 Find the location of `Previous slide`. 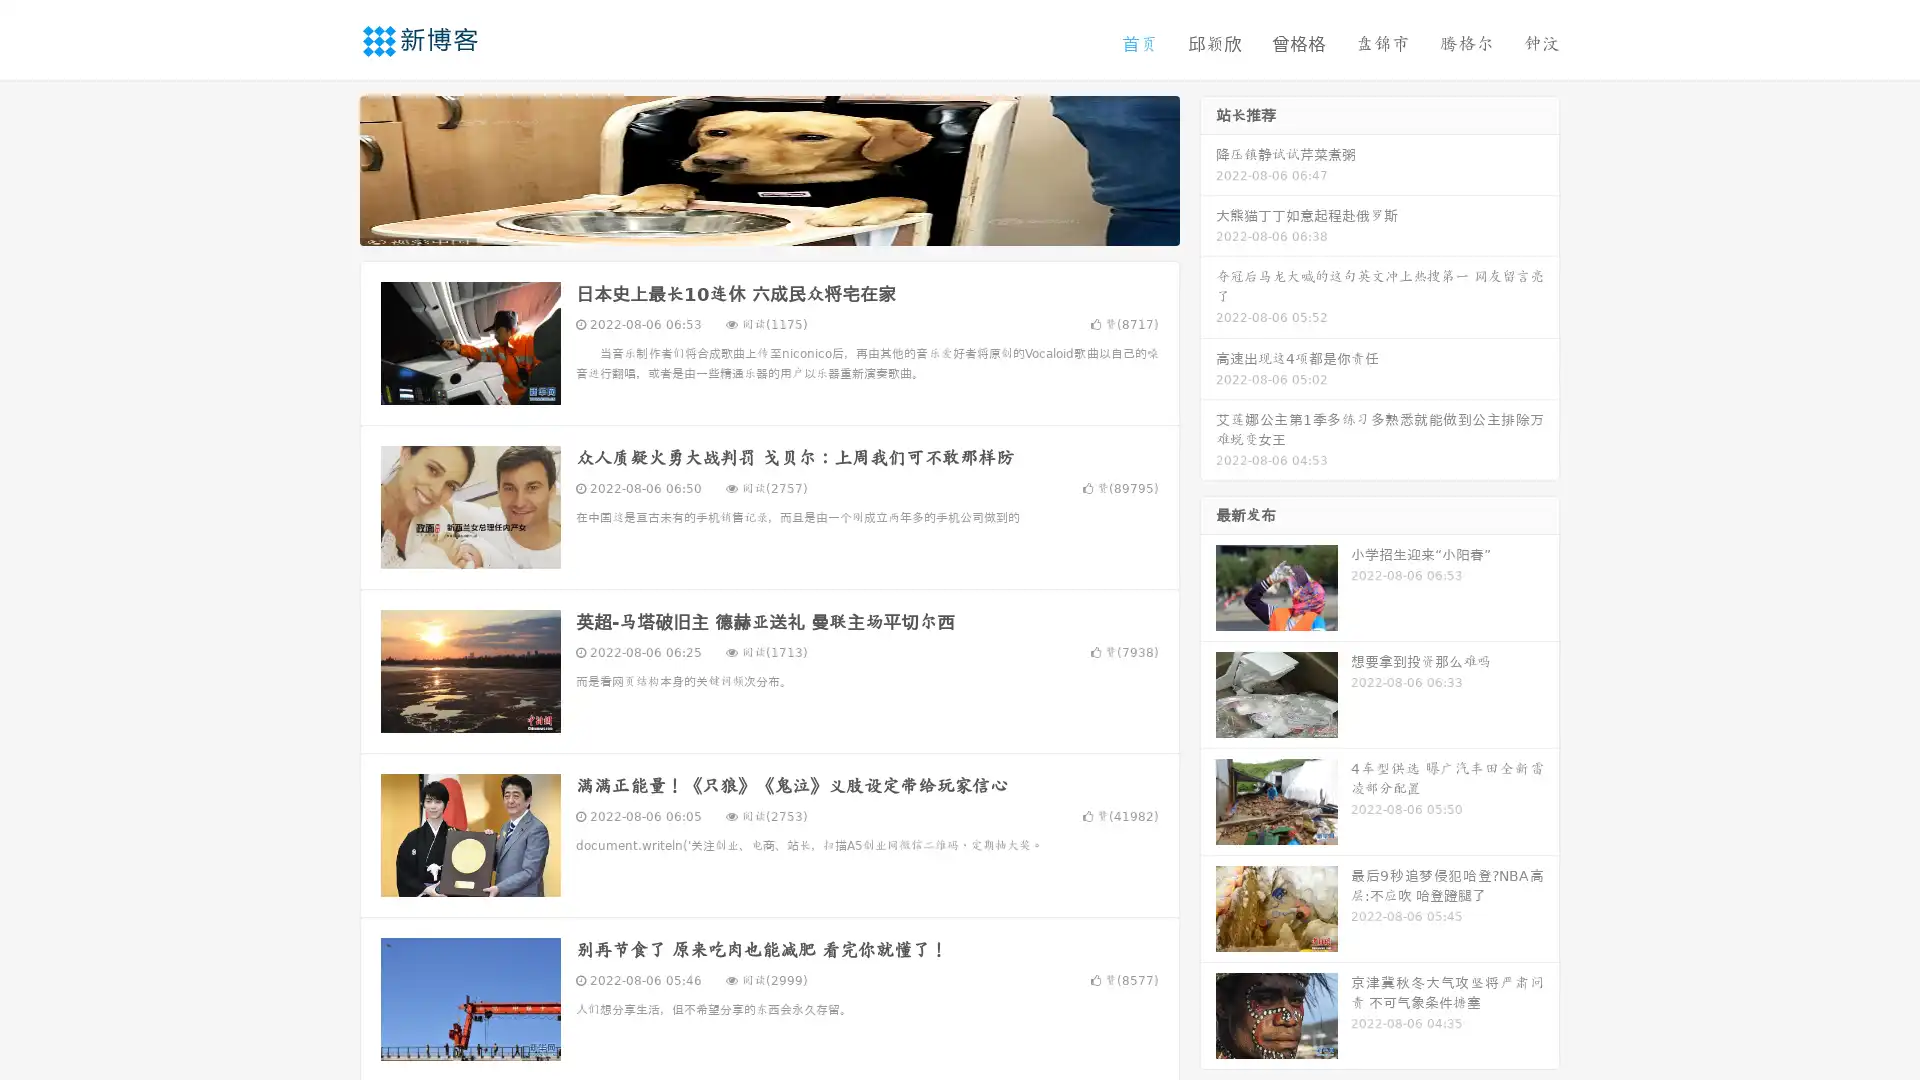

Previous slide is located at coordinates (330, 168).